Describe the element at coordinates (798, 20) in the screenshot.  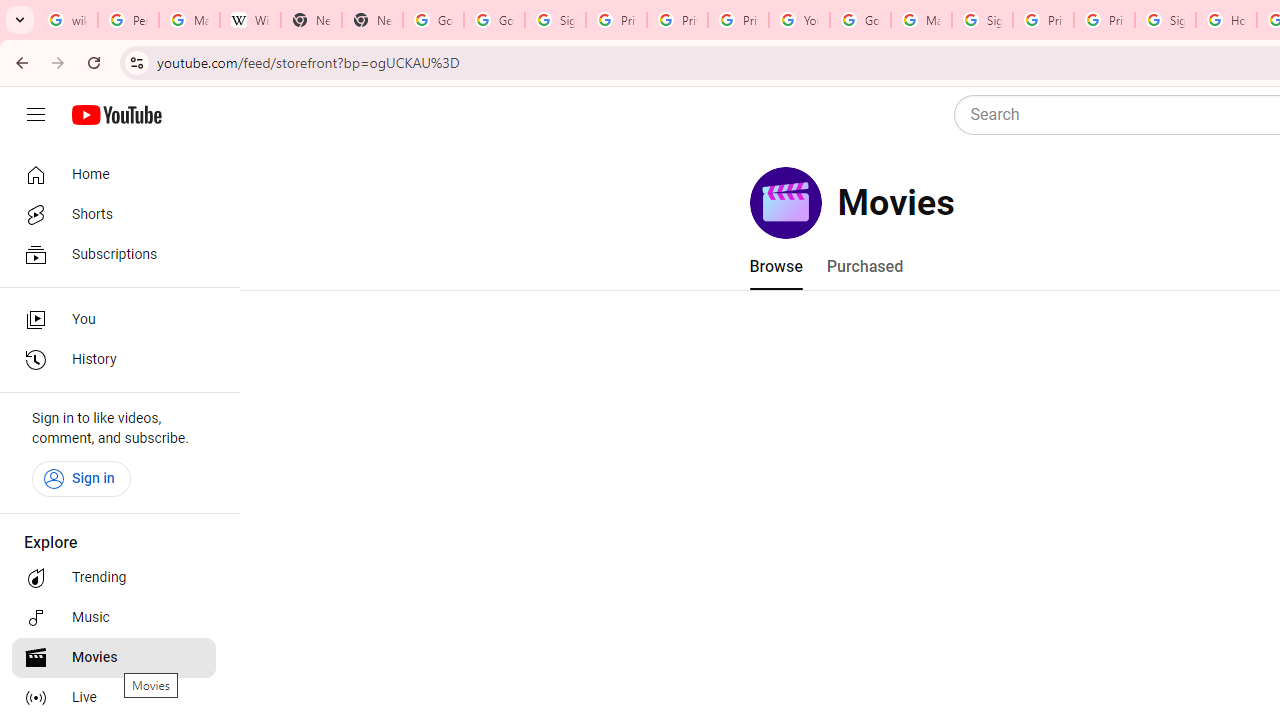
I see `'YouTube'` at that location.